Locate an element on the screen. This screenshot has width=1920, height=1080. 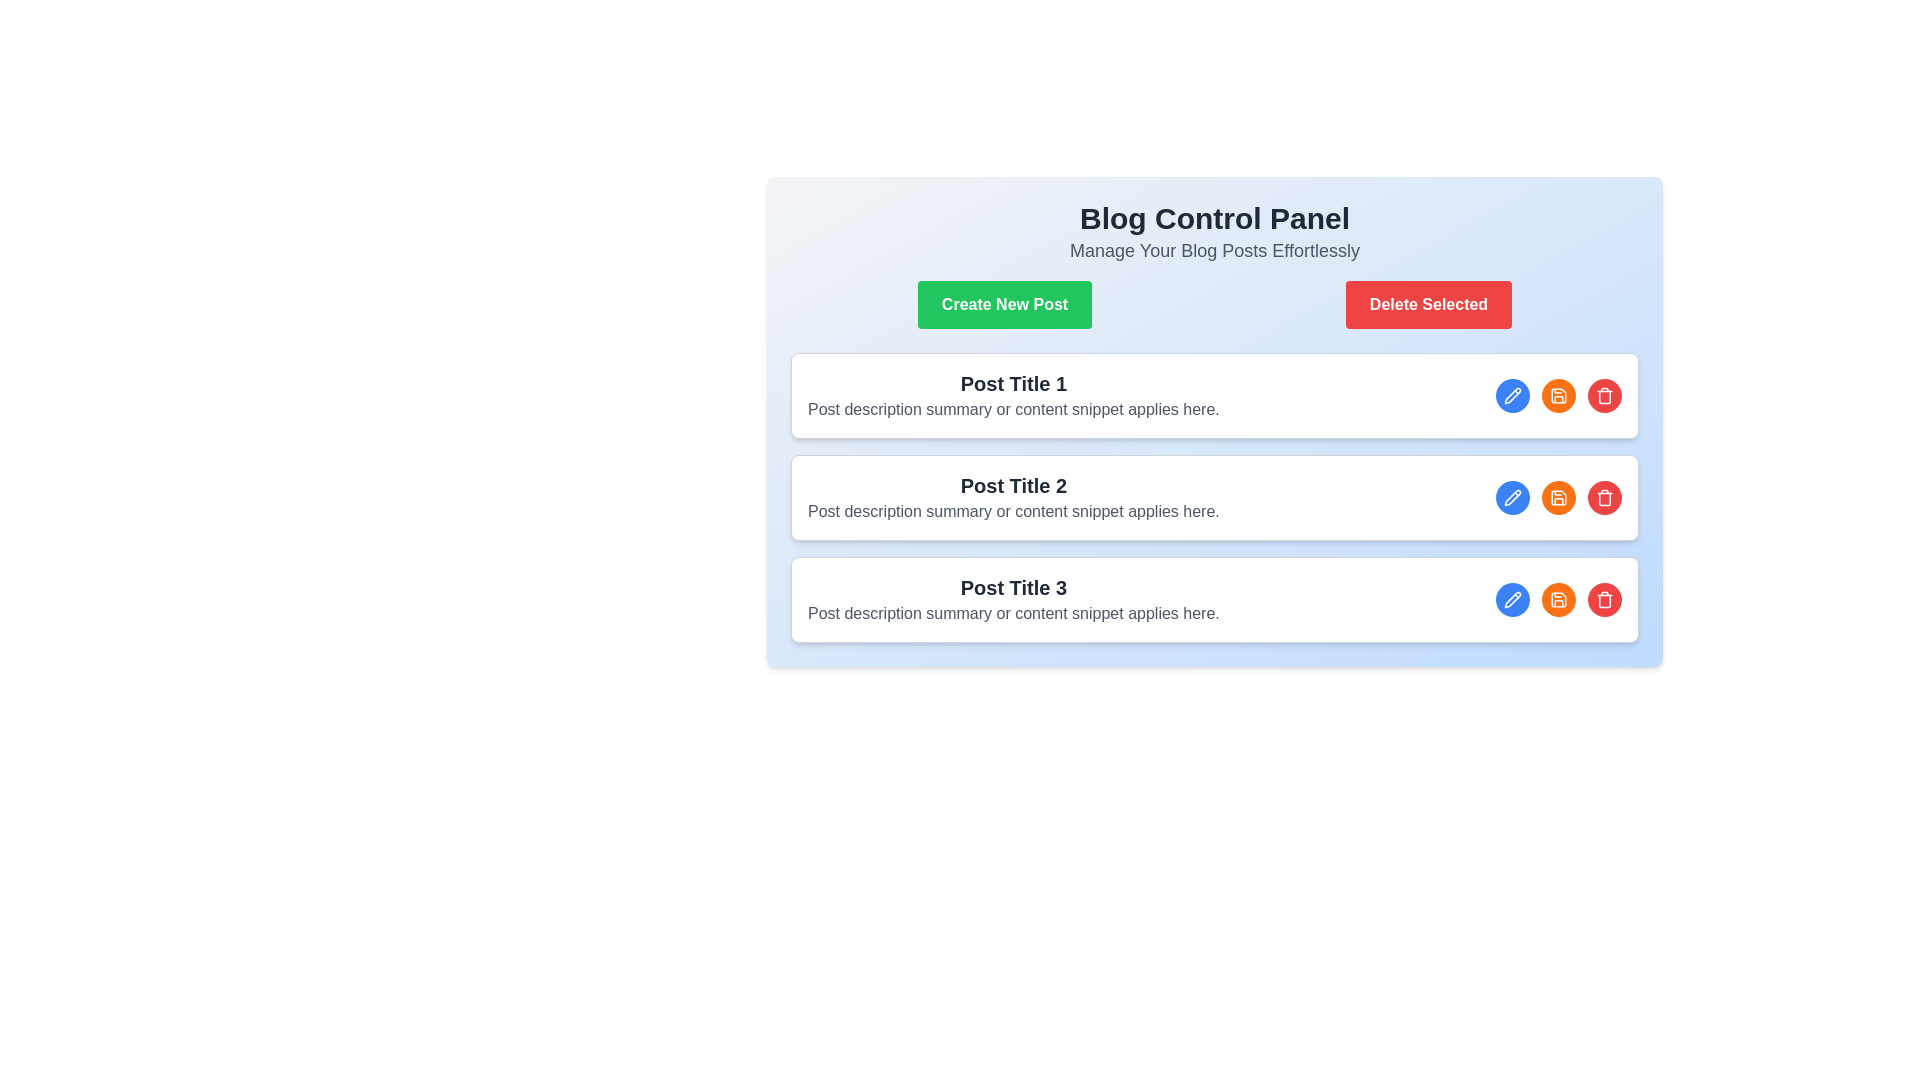
the small, circular orange save button located between the blue 'edit' button and the red 'delete' button at the end of the blog post card titled 'Post Title 3' is located at coordinates (1558, 599).